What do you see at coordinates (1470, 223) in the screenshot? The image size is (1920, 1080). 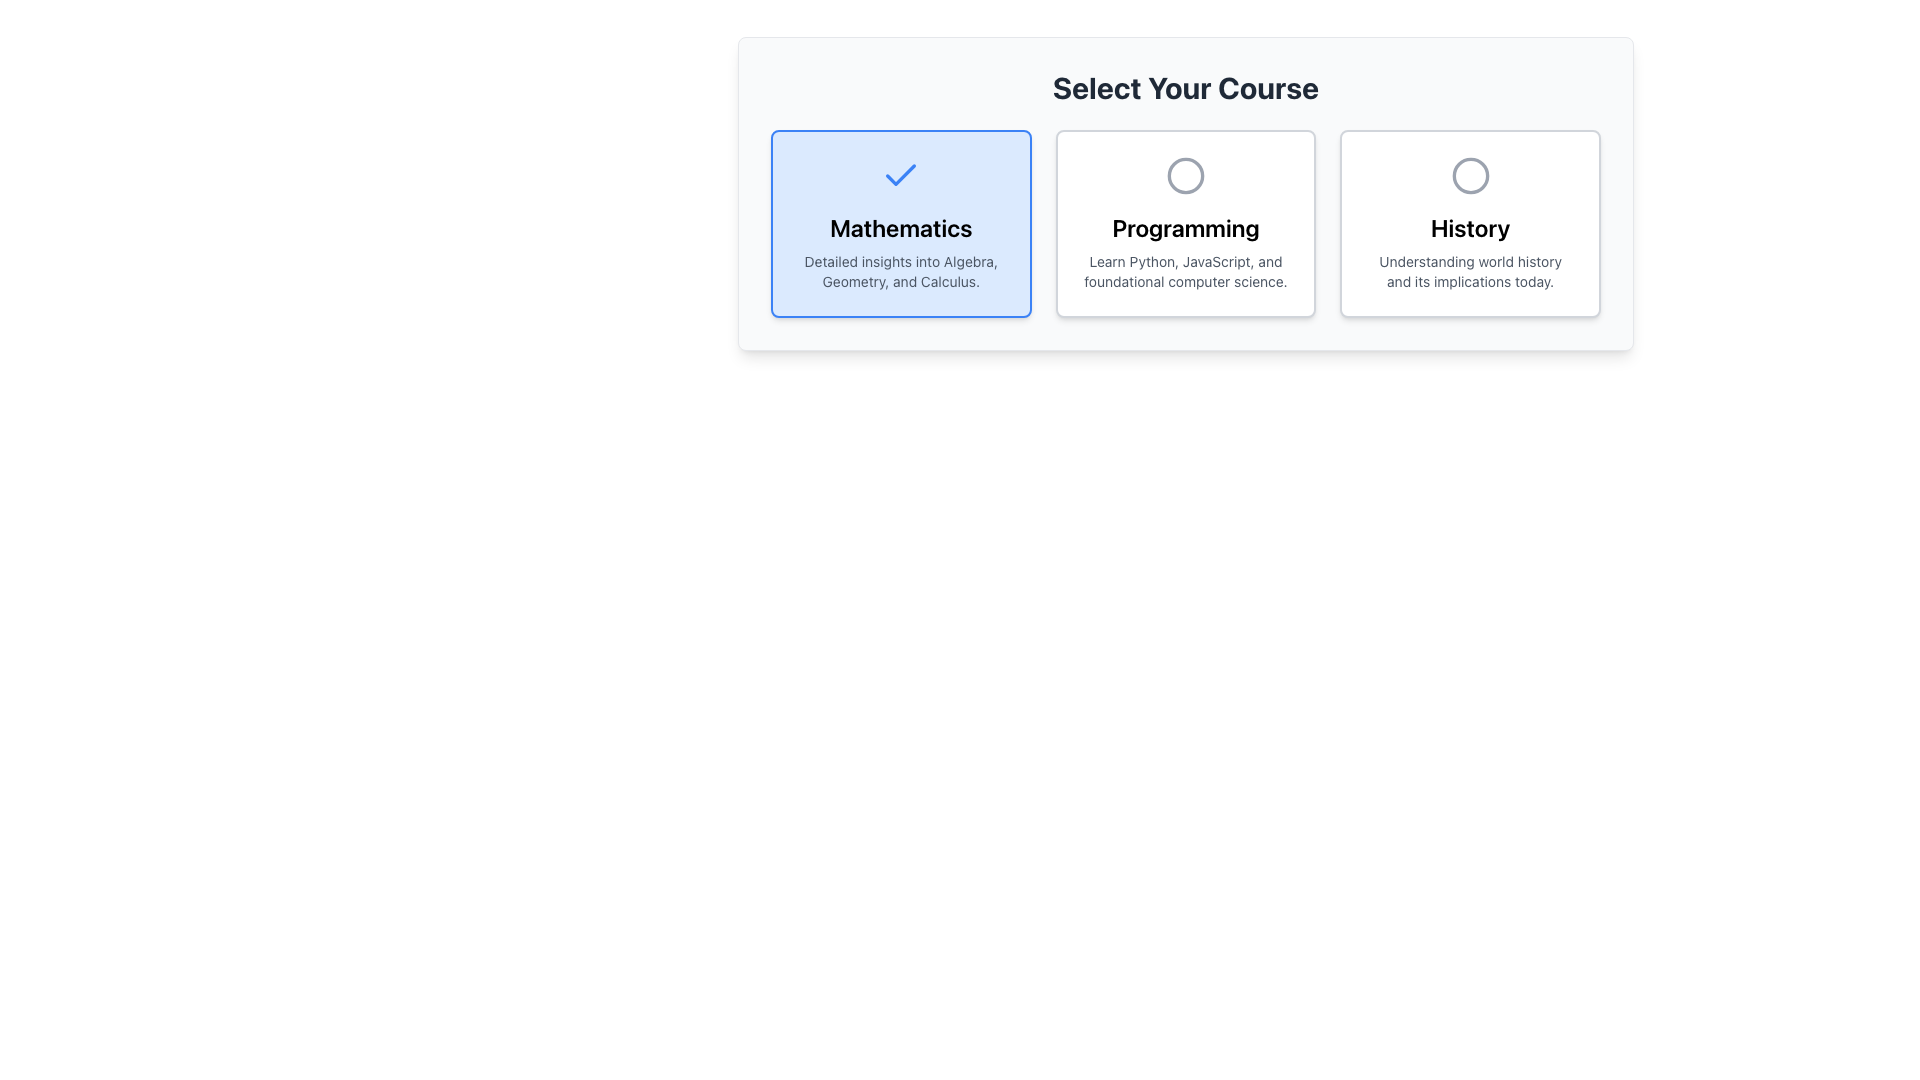 I see `the 'History' course card located in the rightmost column of the grid layout` at bounding box center [1470, 223].